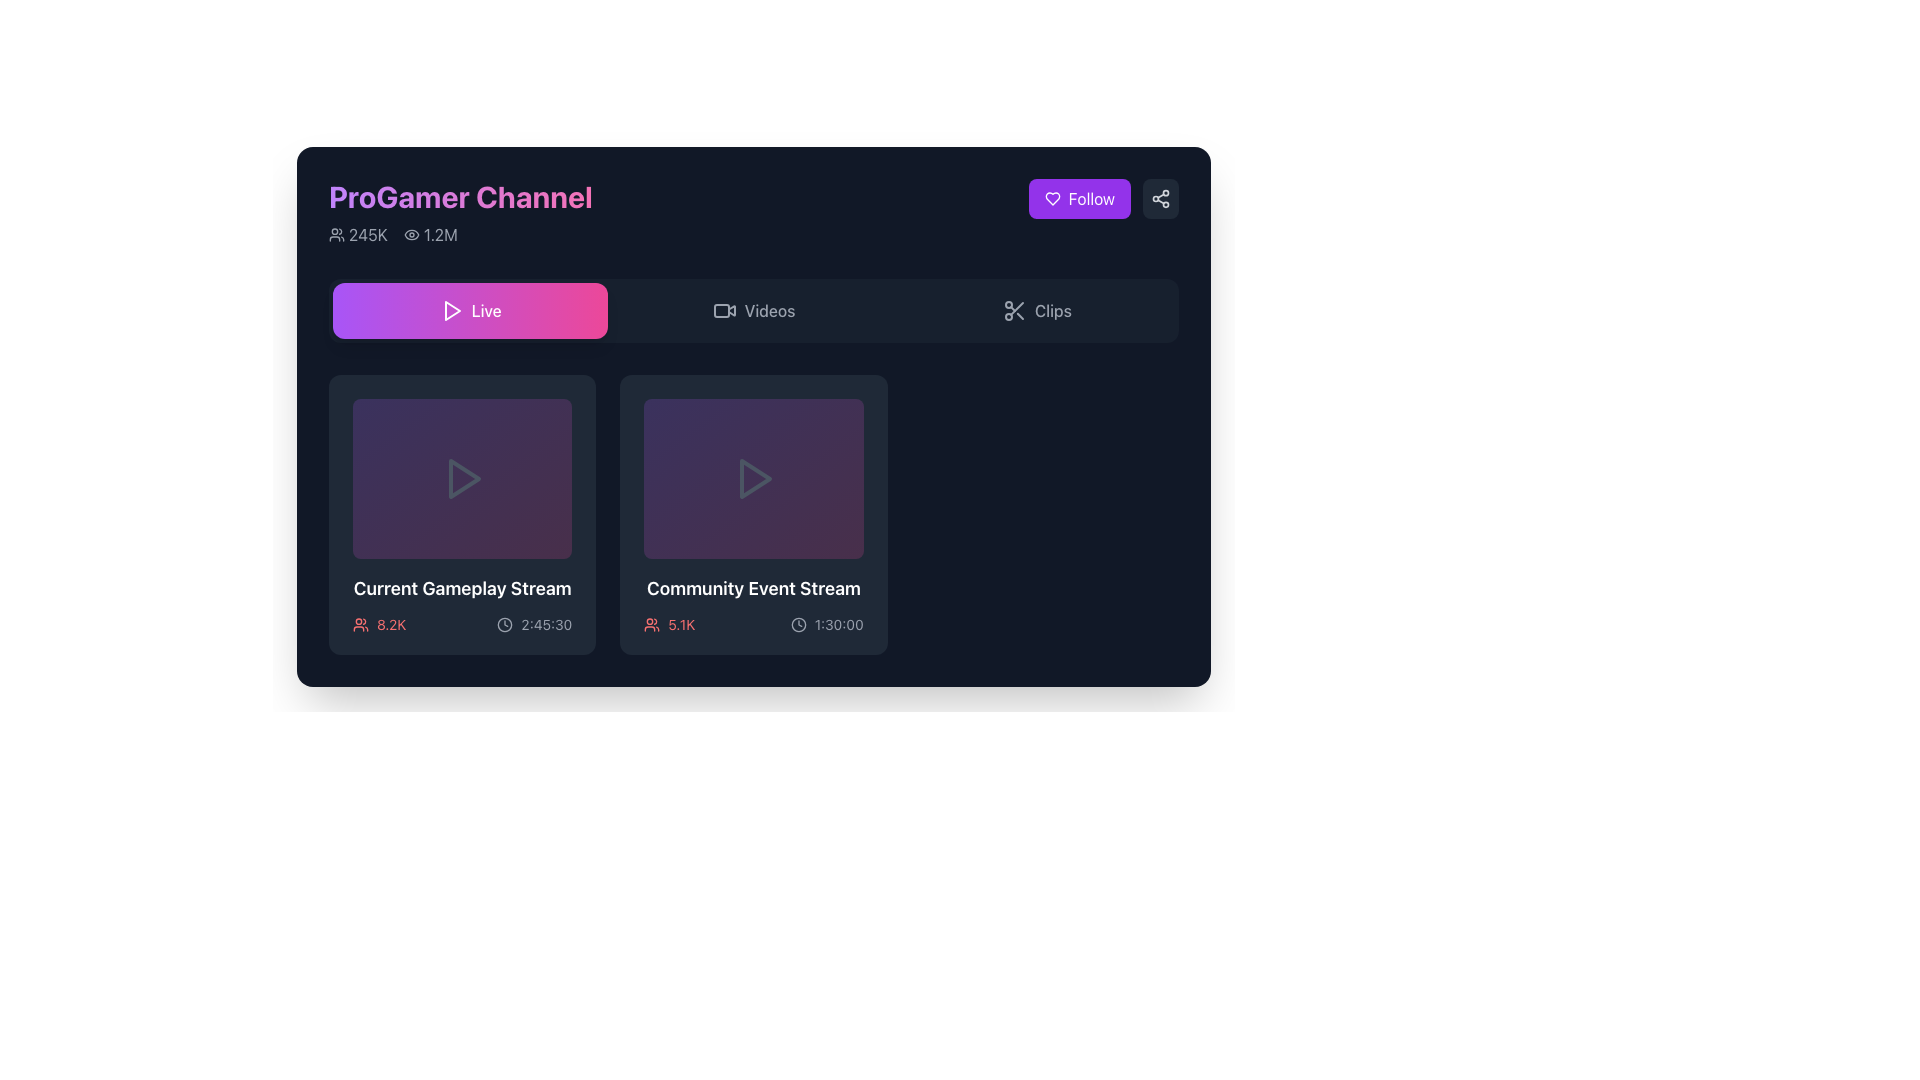 The width and height of the screenshot is (1920, 1080). I want to click on the play icon located in the thumbnail of the video titled 'Current Gameplay Stream' to initiate video playback, so click(461, 478).